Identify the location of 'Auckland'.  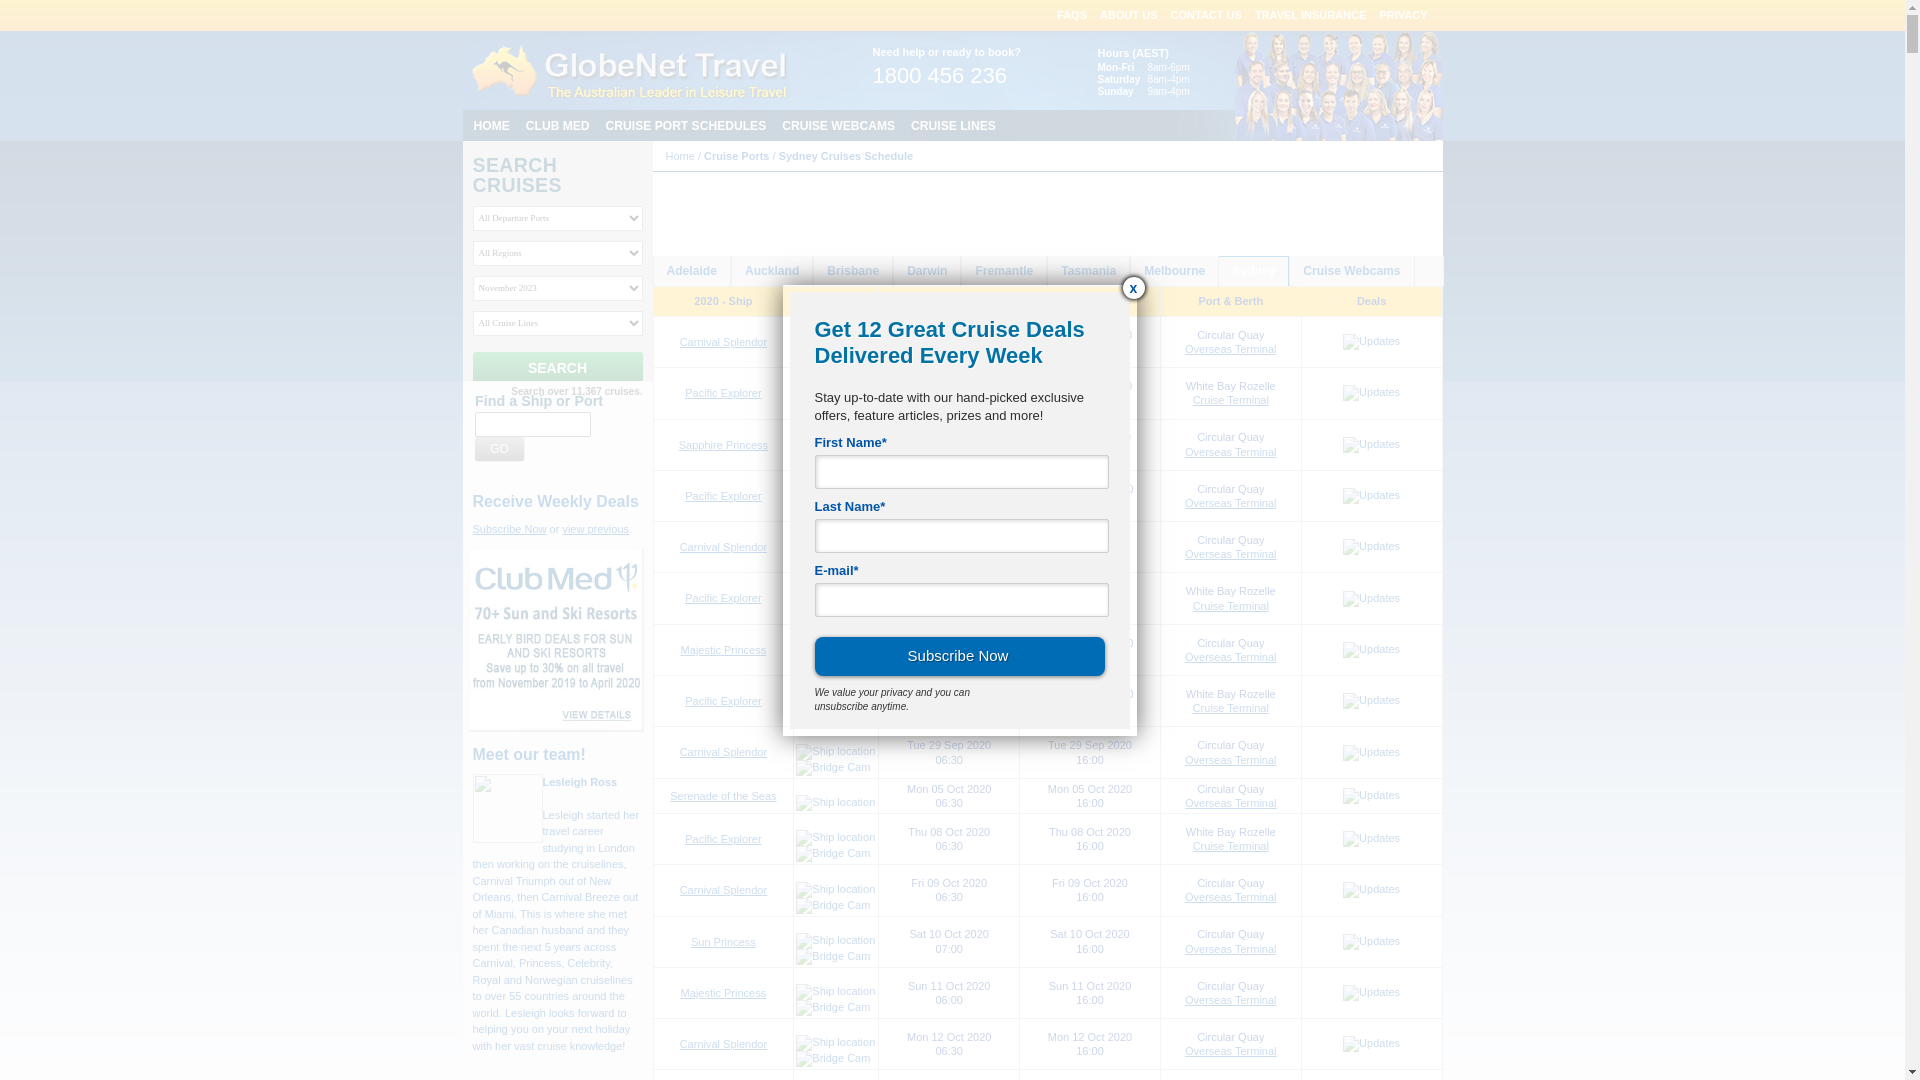
(771, 271).